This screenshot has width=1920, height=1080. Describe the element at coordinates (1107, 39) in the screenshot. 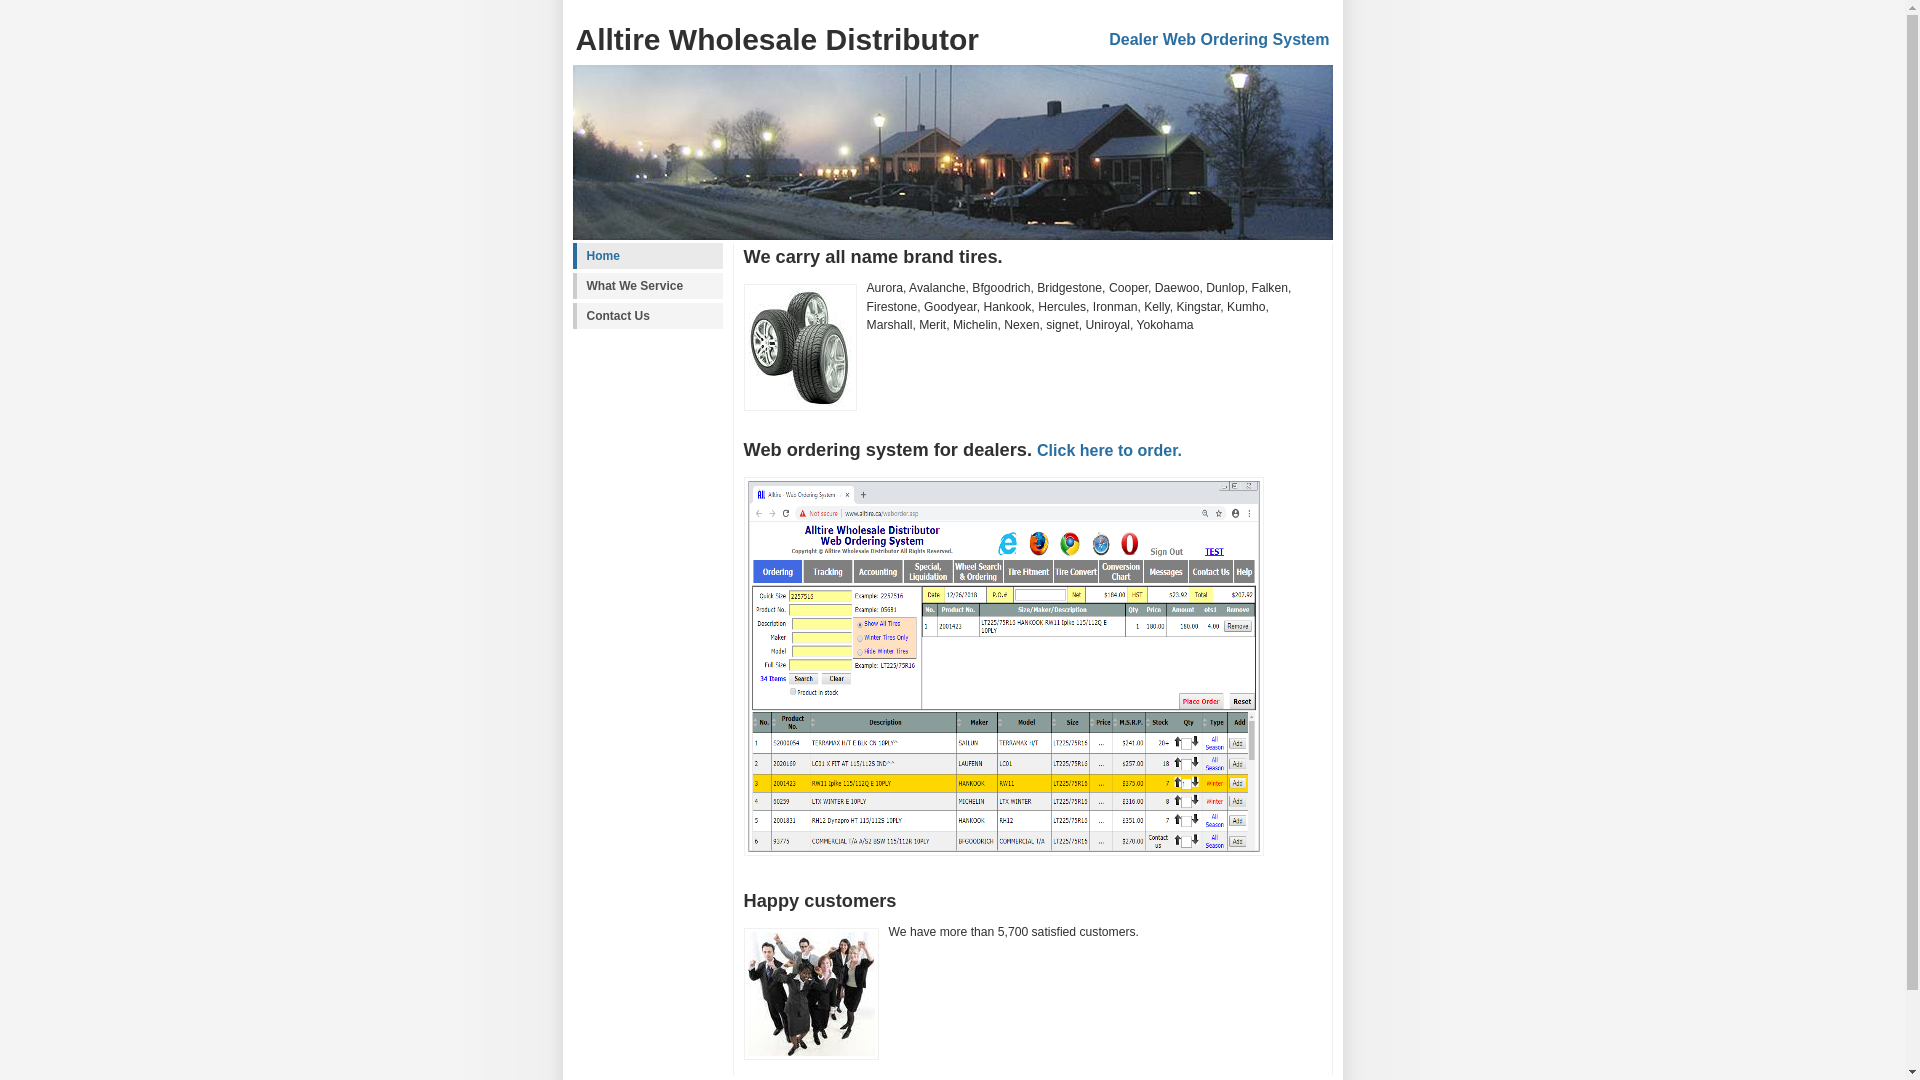

I see `'Dealer Web Ordering System'` at that location.